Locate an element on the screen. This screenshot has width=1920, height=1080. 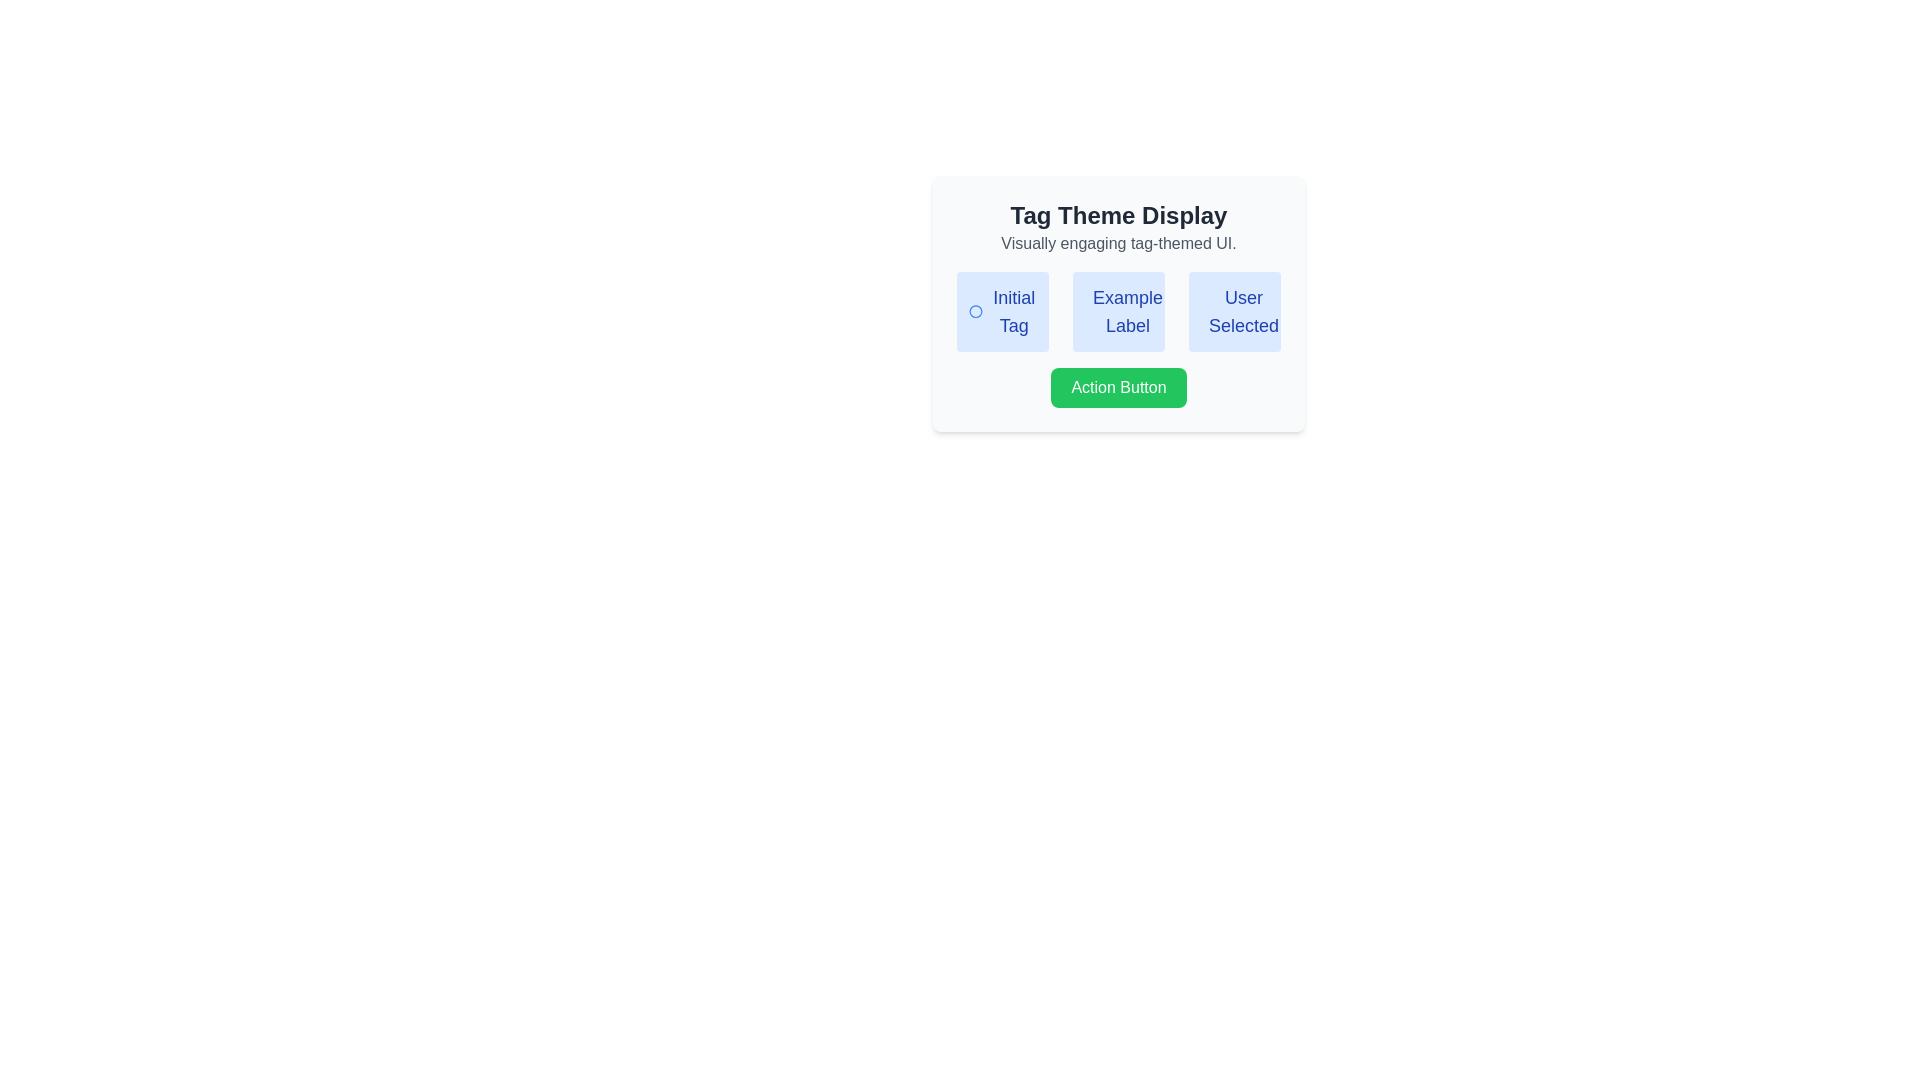
the text label that serves as an identifier for the leftmost tag under the 'Tag Theme Display' heading is located at coordinates (1014, 312).